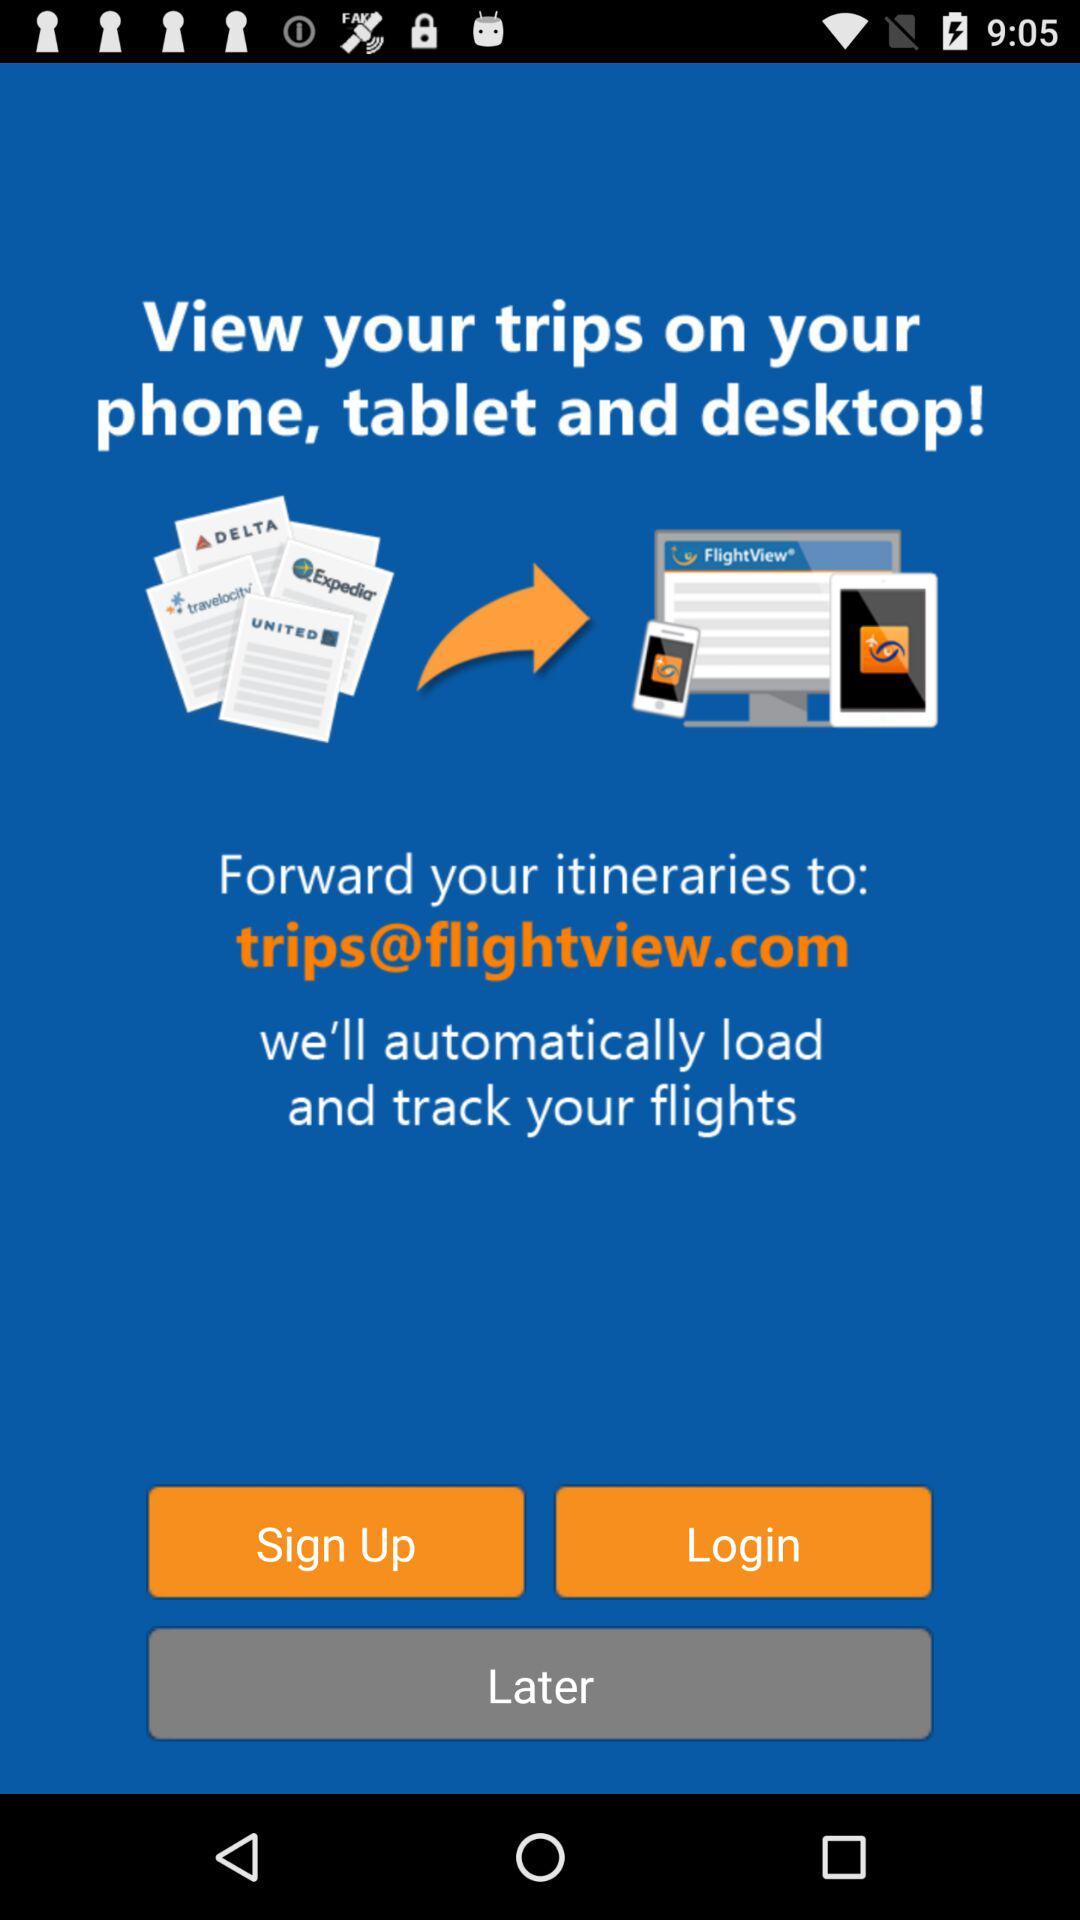 Image resolution: width=1080 pixels, height=1920 pixels. I want to click on button to the right of the sign up, so click(743, 1540).